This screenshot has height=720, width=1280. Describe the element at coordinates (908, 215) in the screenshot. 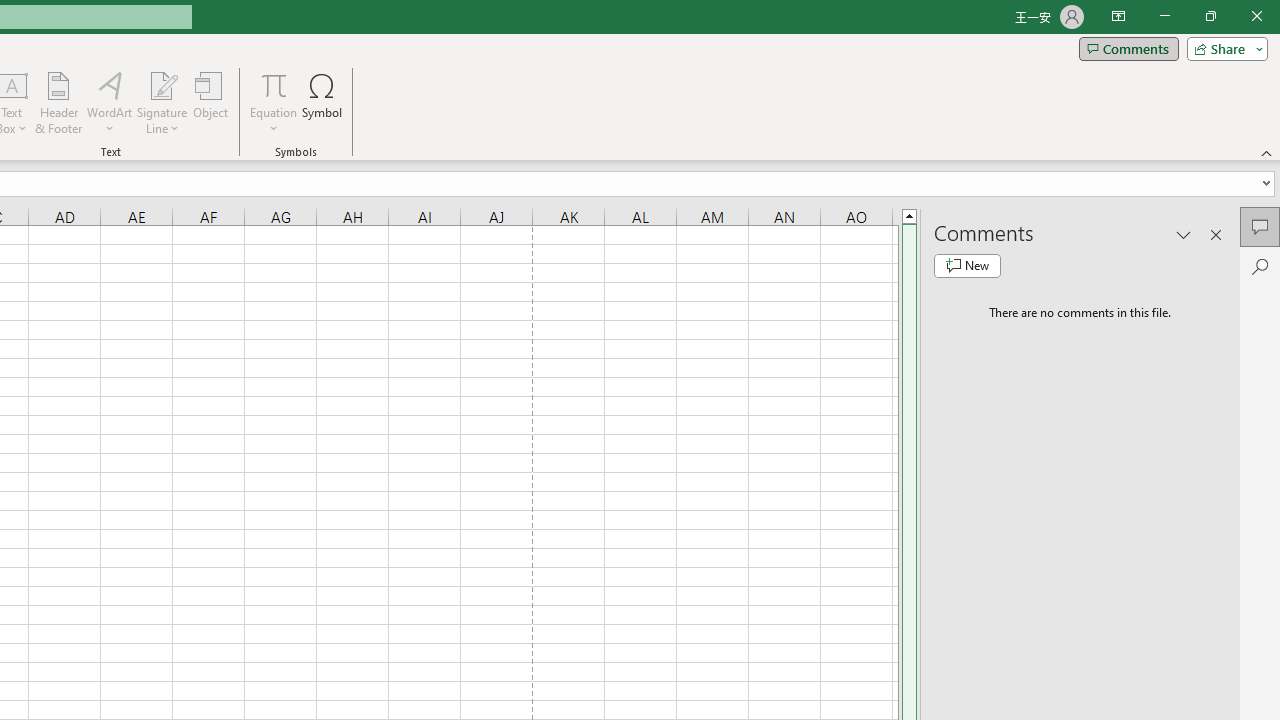

I see `'Line up'` at that location.